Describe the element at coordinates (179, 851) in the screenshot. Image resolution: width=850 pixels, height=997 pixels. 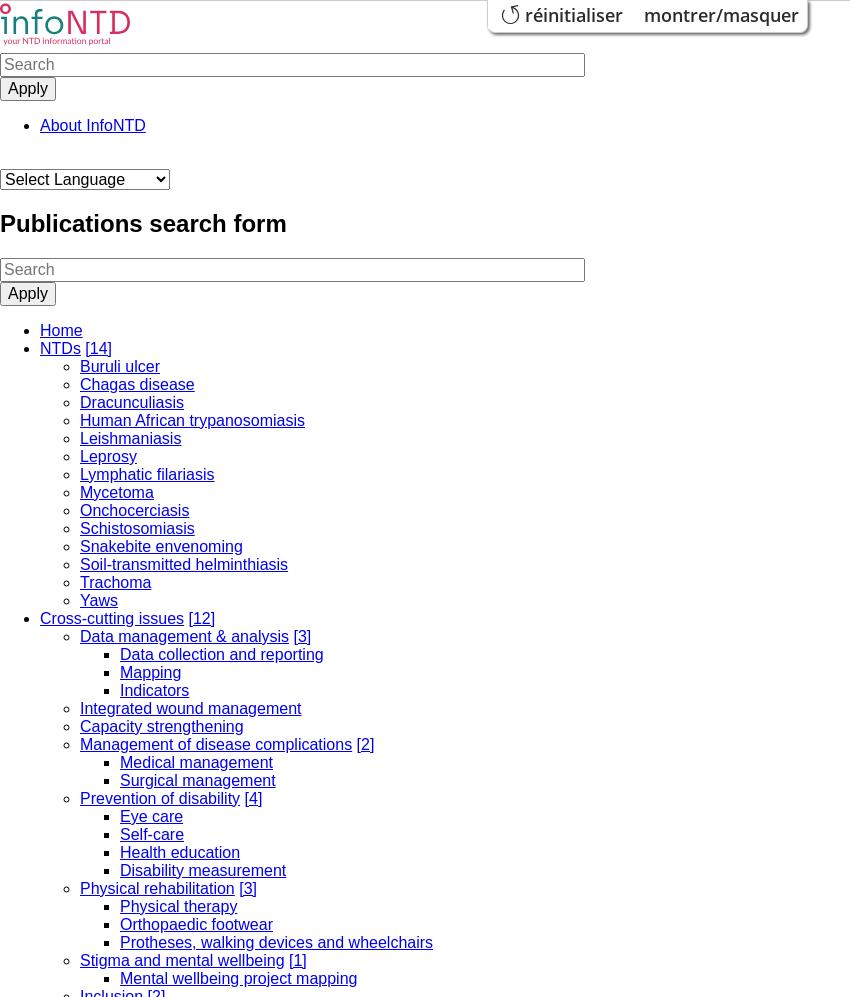
I see `'Health education'` at that location.